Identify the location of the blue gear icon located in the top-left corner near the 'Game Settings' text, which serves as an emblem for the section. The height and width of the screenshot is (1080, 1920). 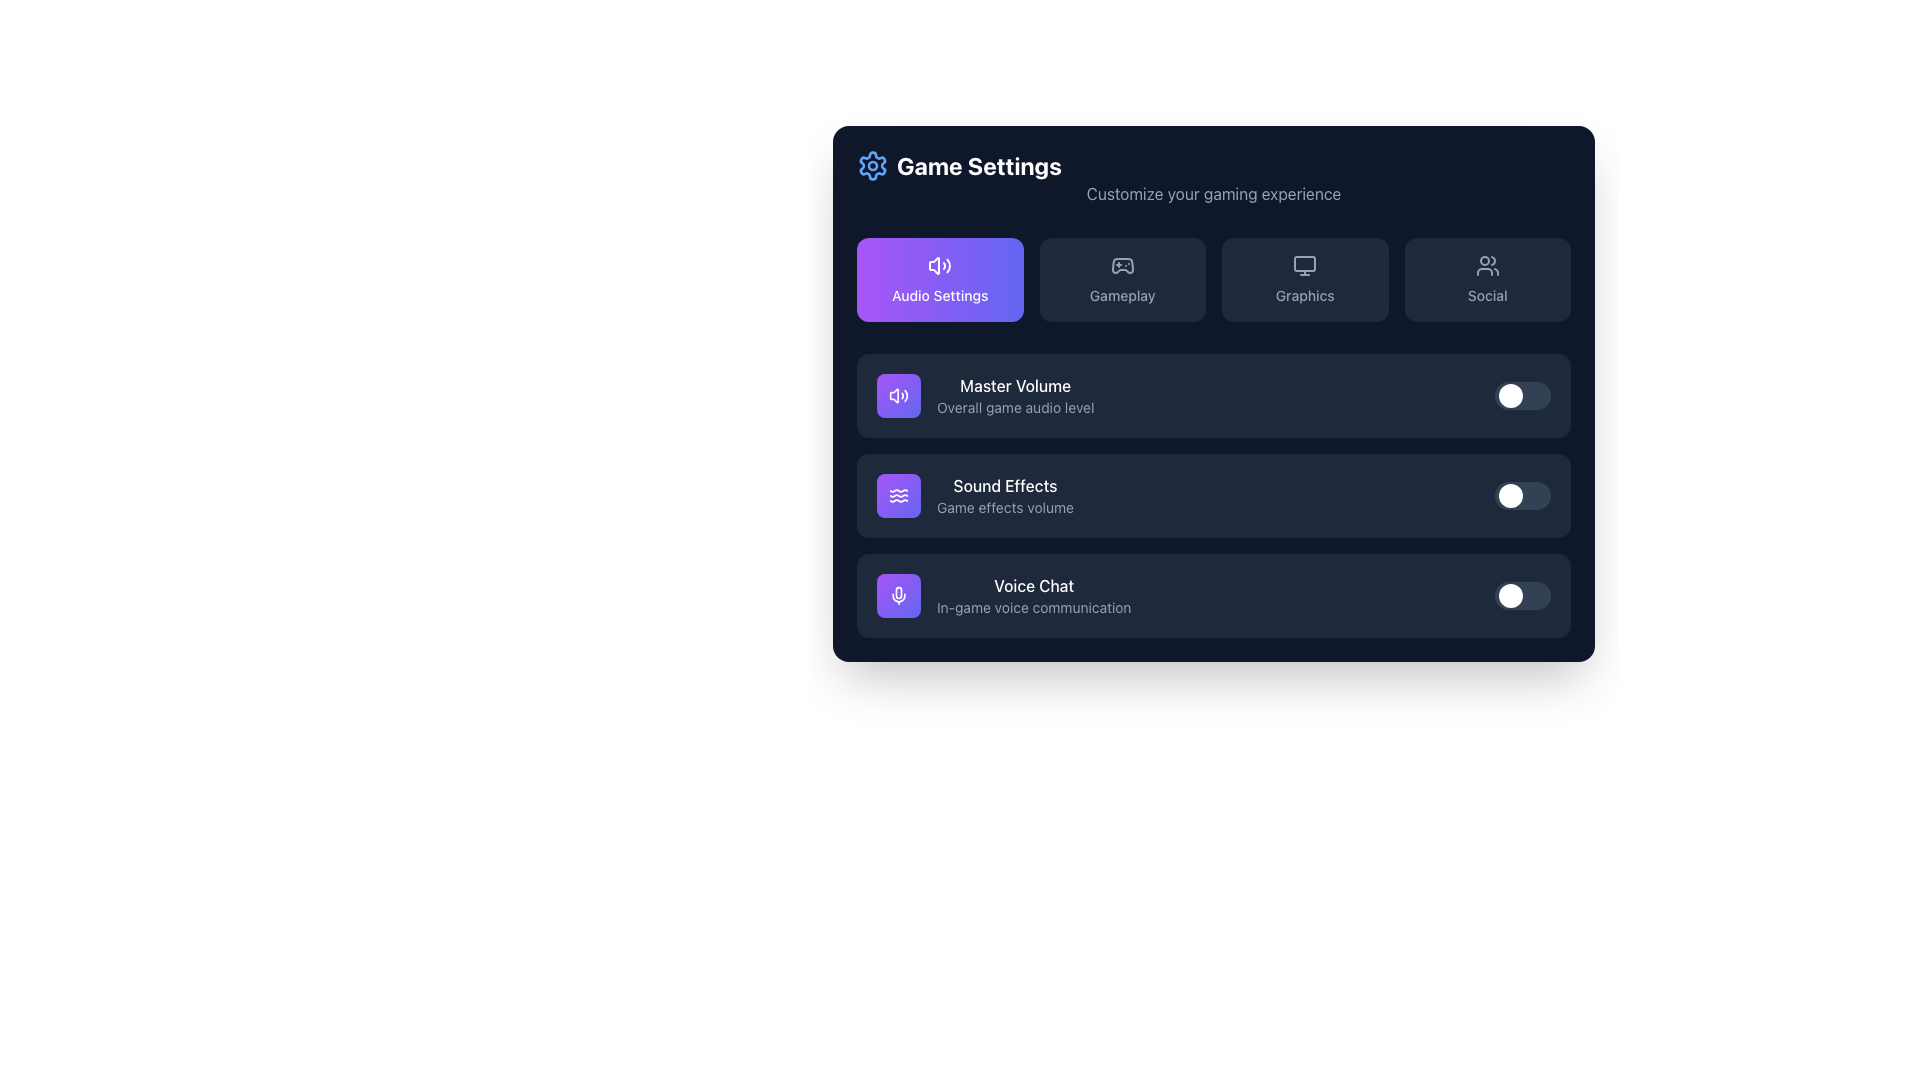
(873, 164).